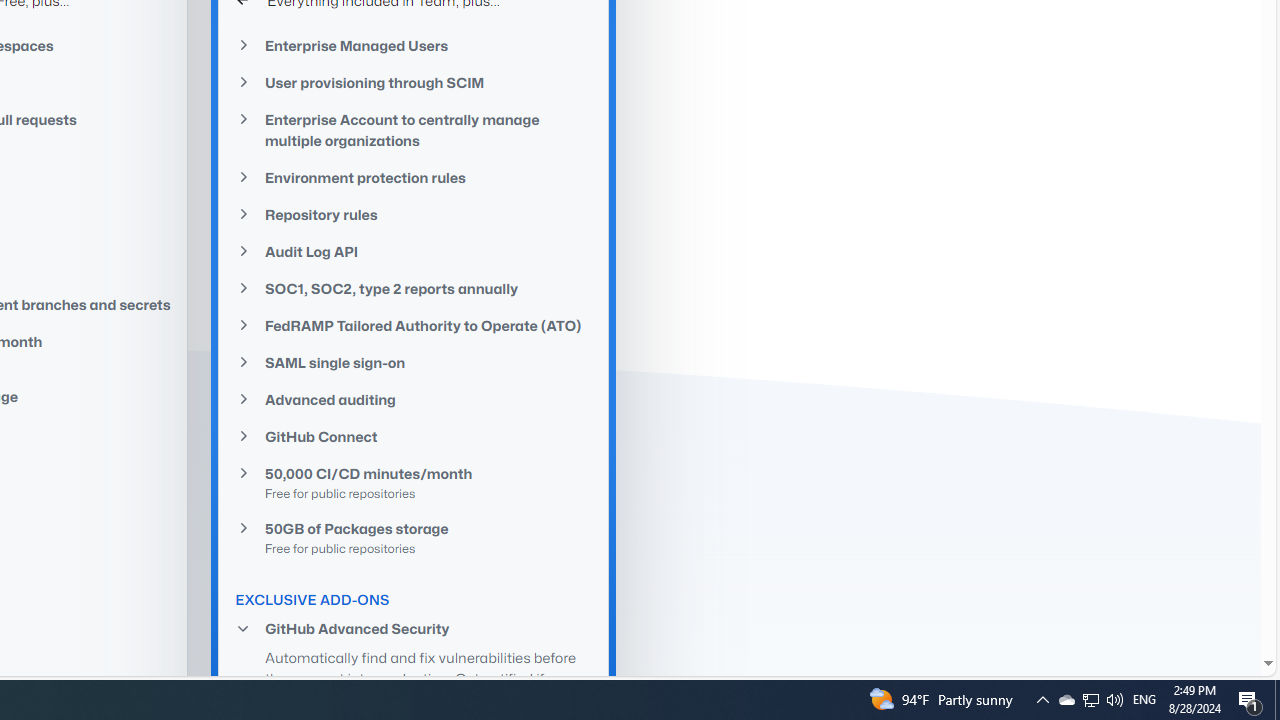  Describe the element at coordinates (413, 82) in the screenshot. I see `'User provisioning through SCIM'` at that location.